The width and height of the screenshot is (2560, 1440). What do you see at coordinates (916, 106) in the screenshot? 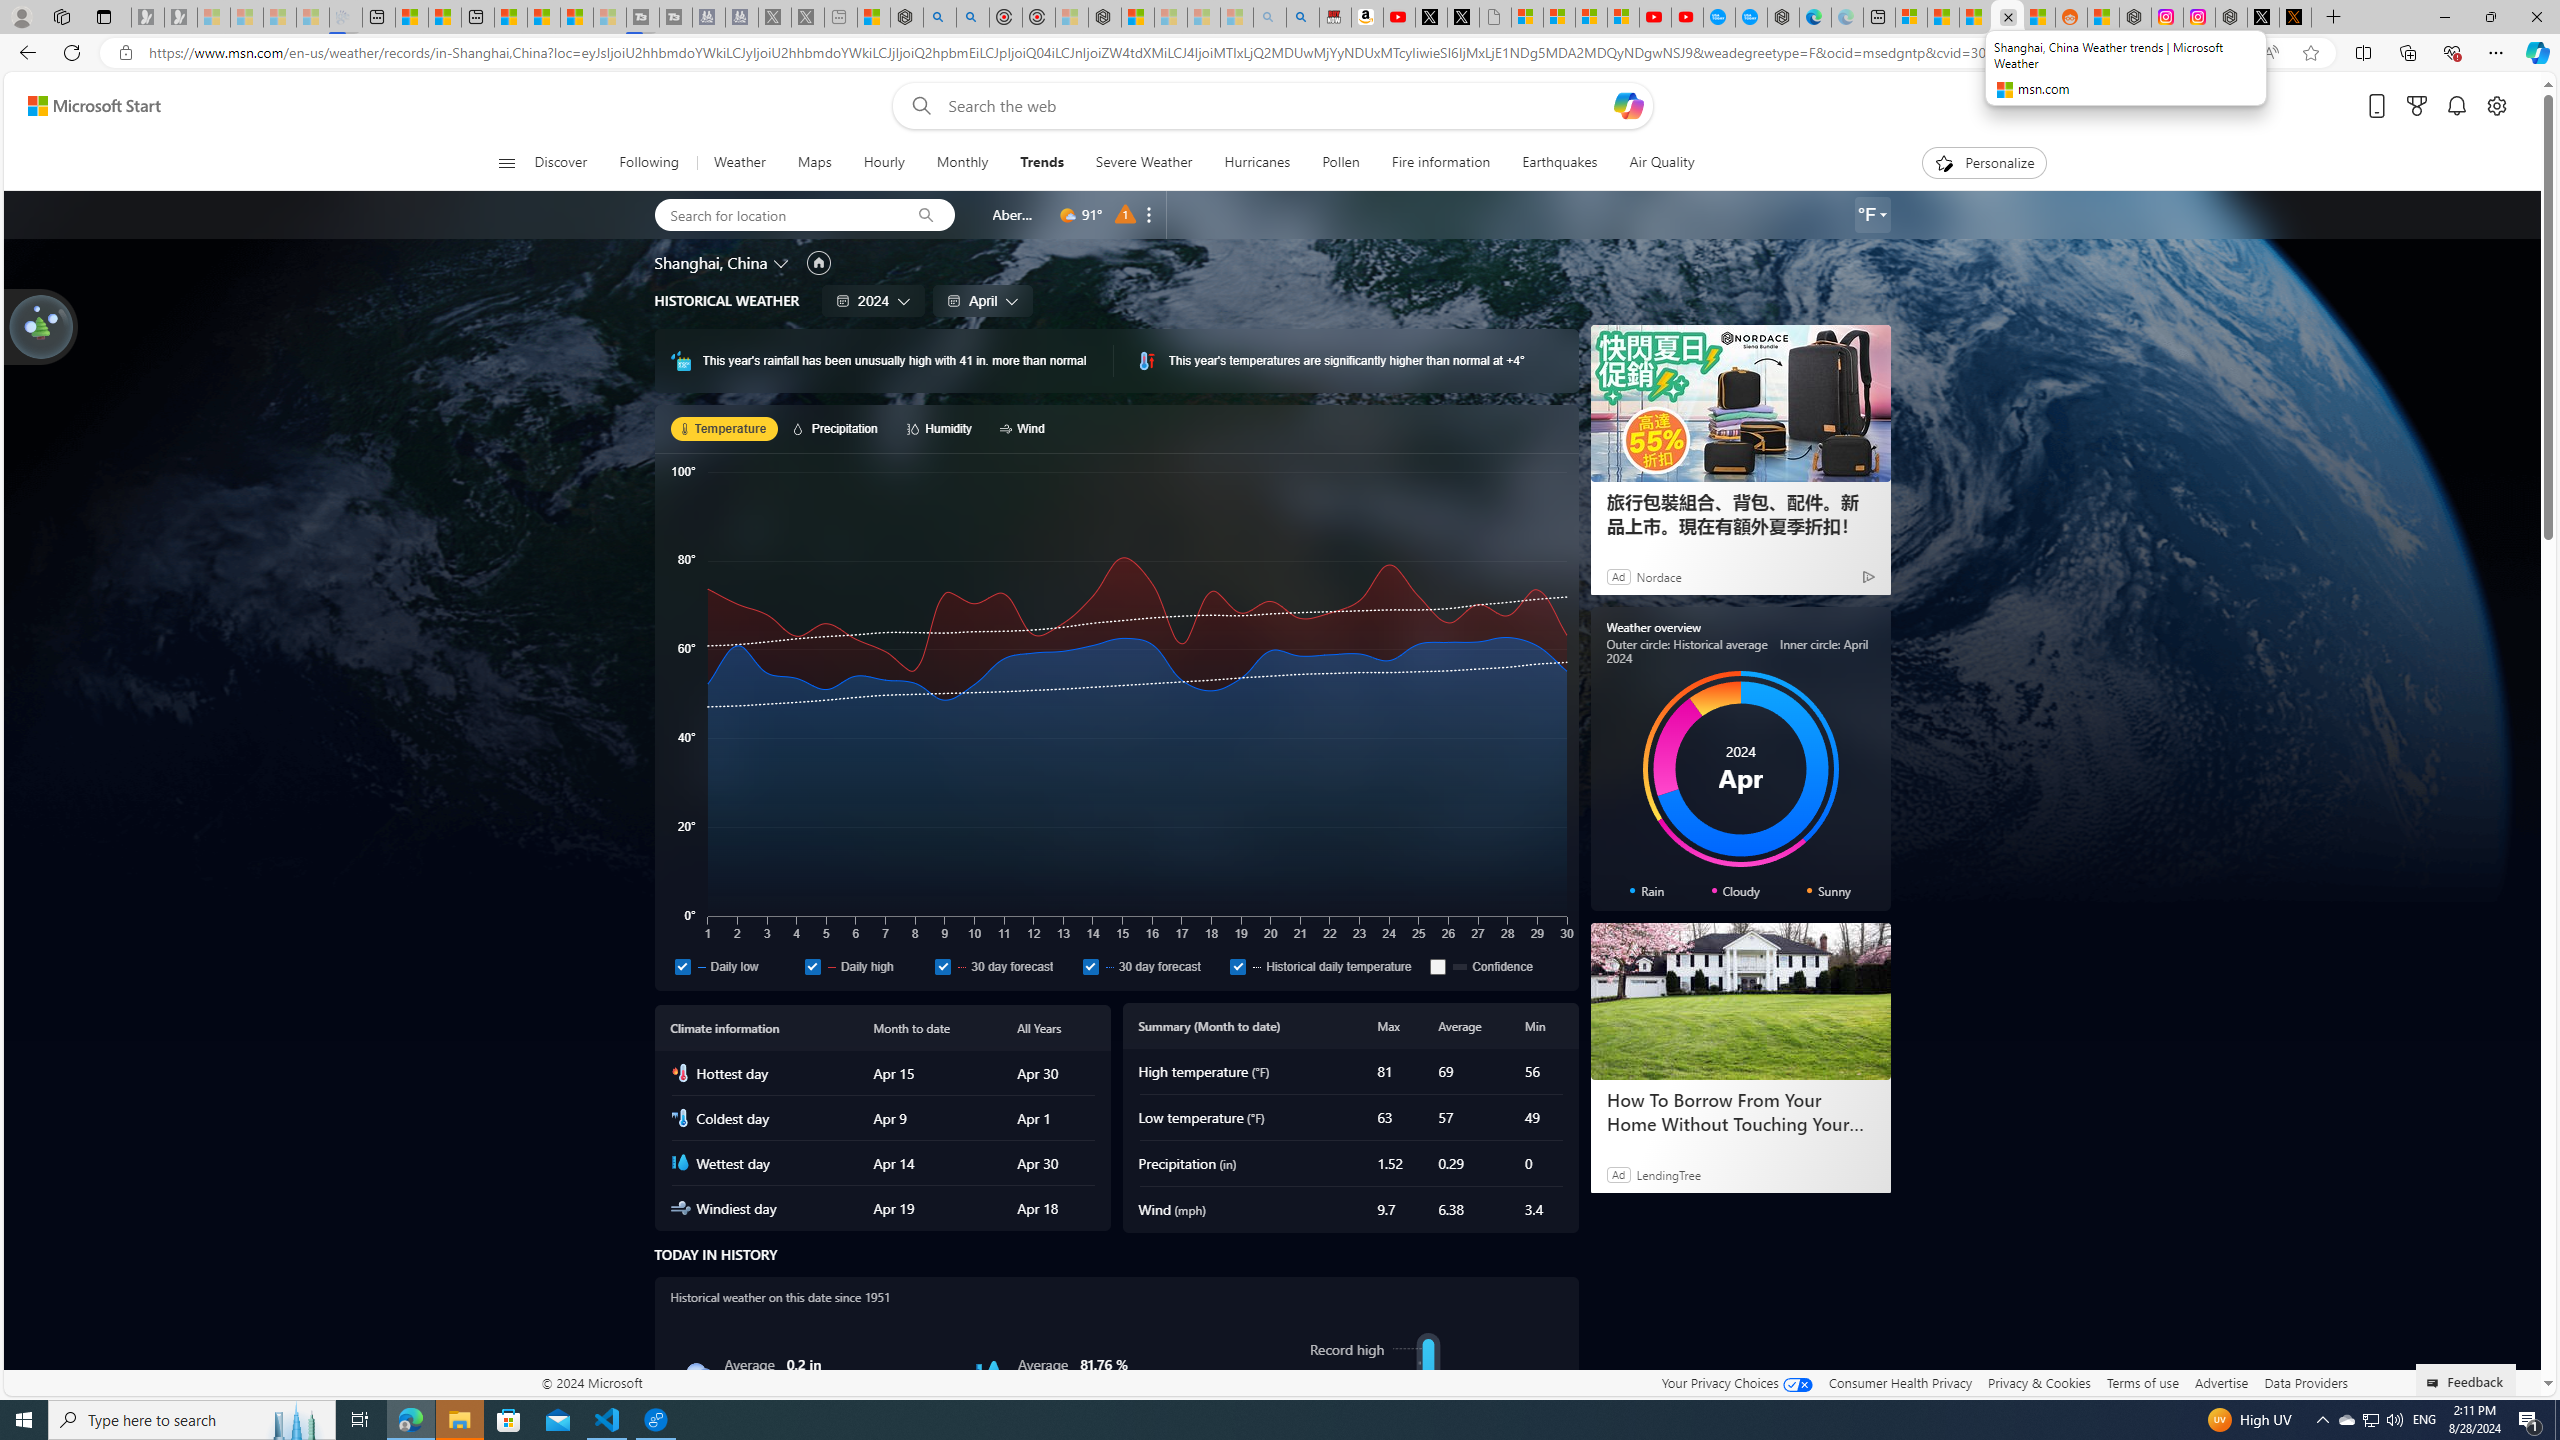
I see `'Web search'` at bounding box center [916, 106].